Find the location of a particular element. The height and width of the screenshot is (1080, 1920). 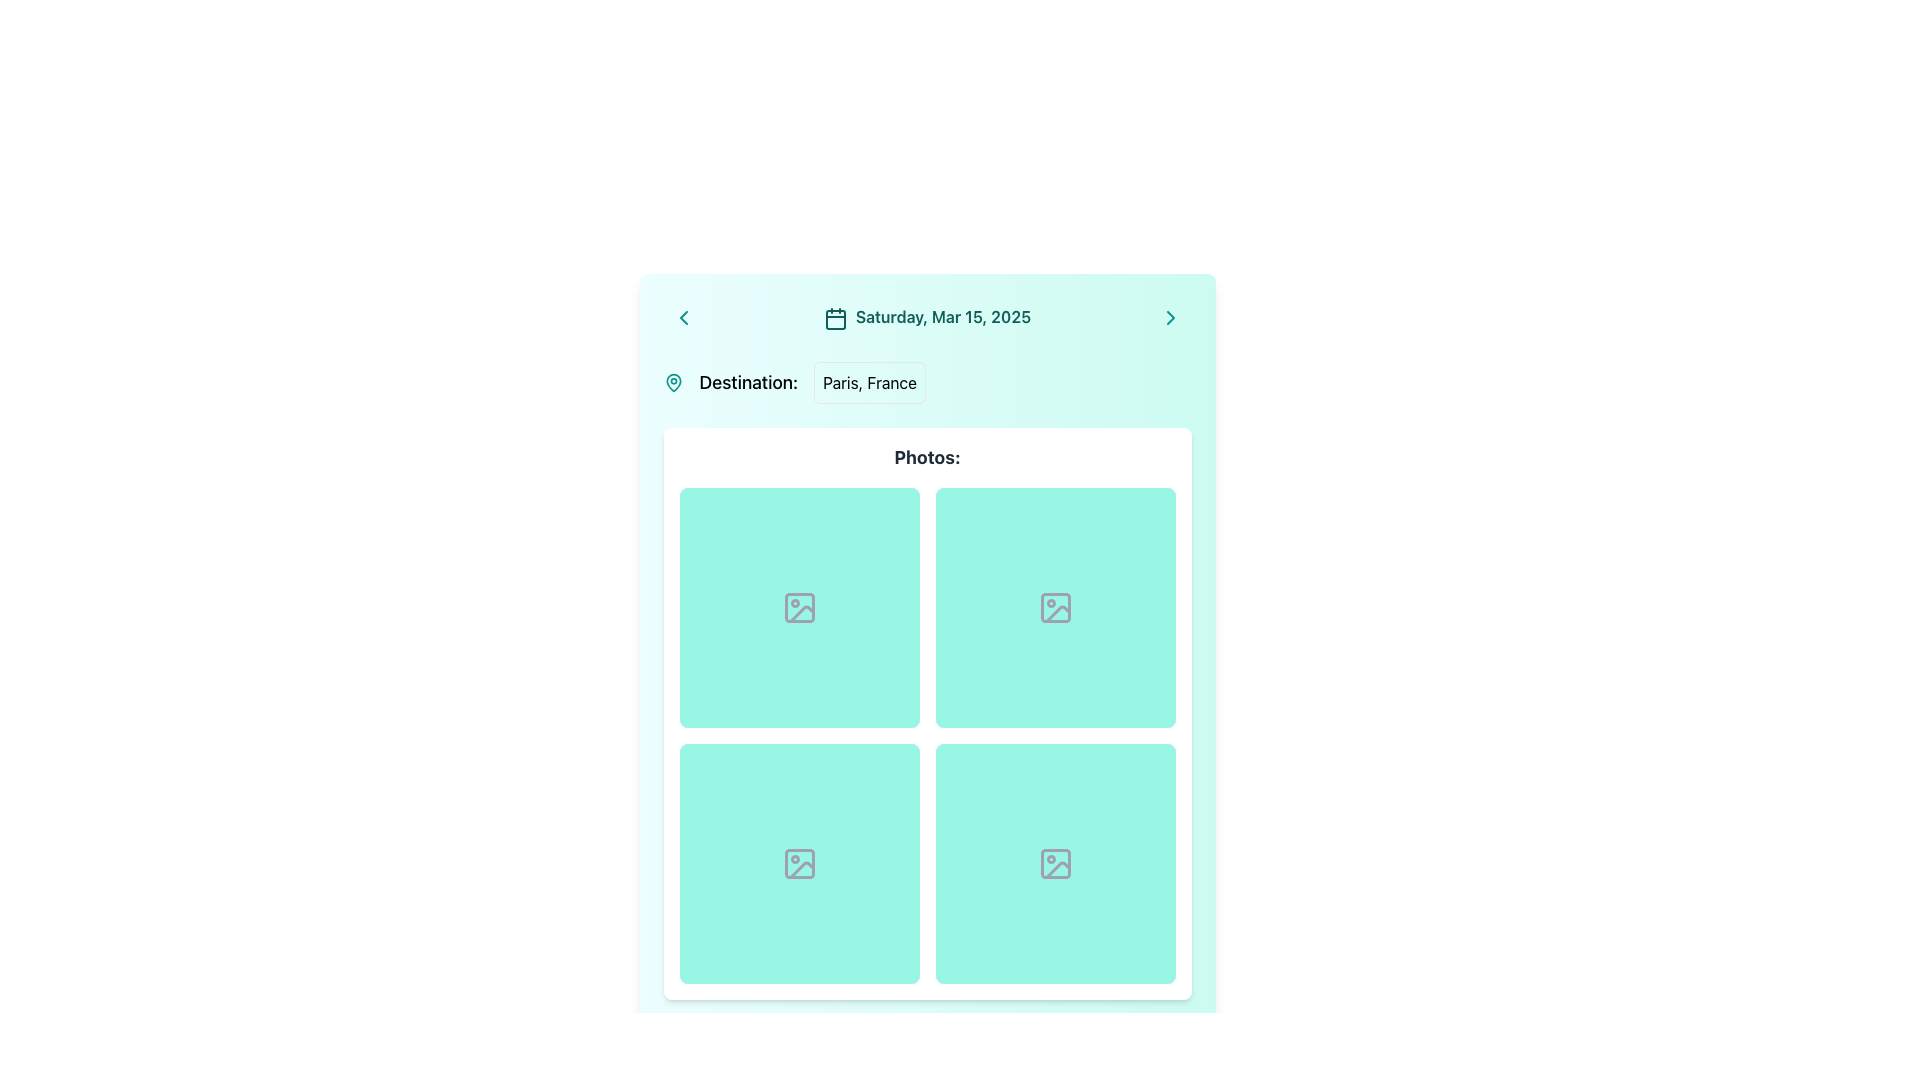

the teal rightward pointing chevron button located in the top-right corner of the header section is located at coordinates (1171, 316).